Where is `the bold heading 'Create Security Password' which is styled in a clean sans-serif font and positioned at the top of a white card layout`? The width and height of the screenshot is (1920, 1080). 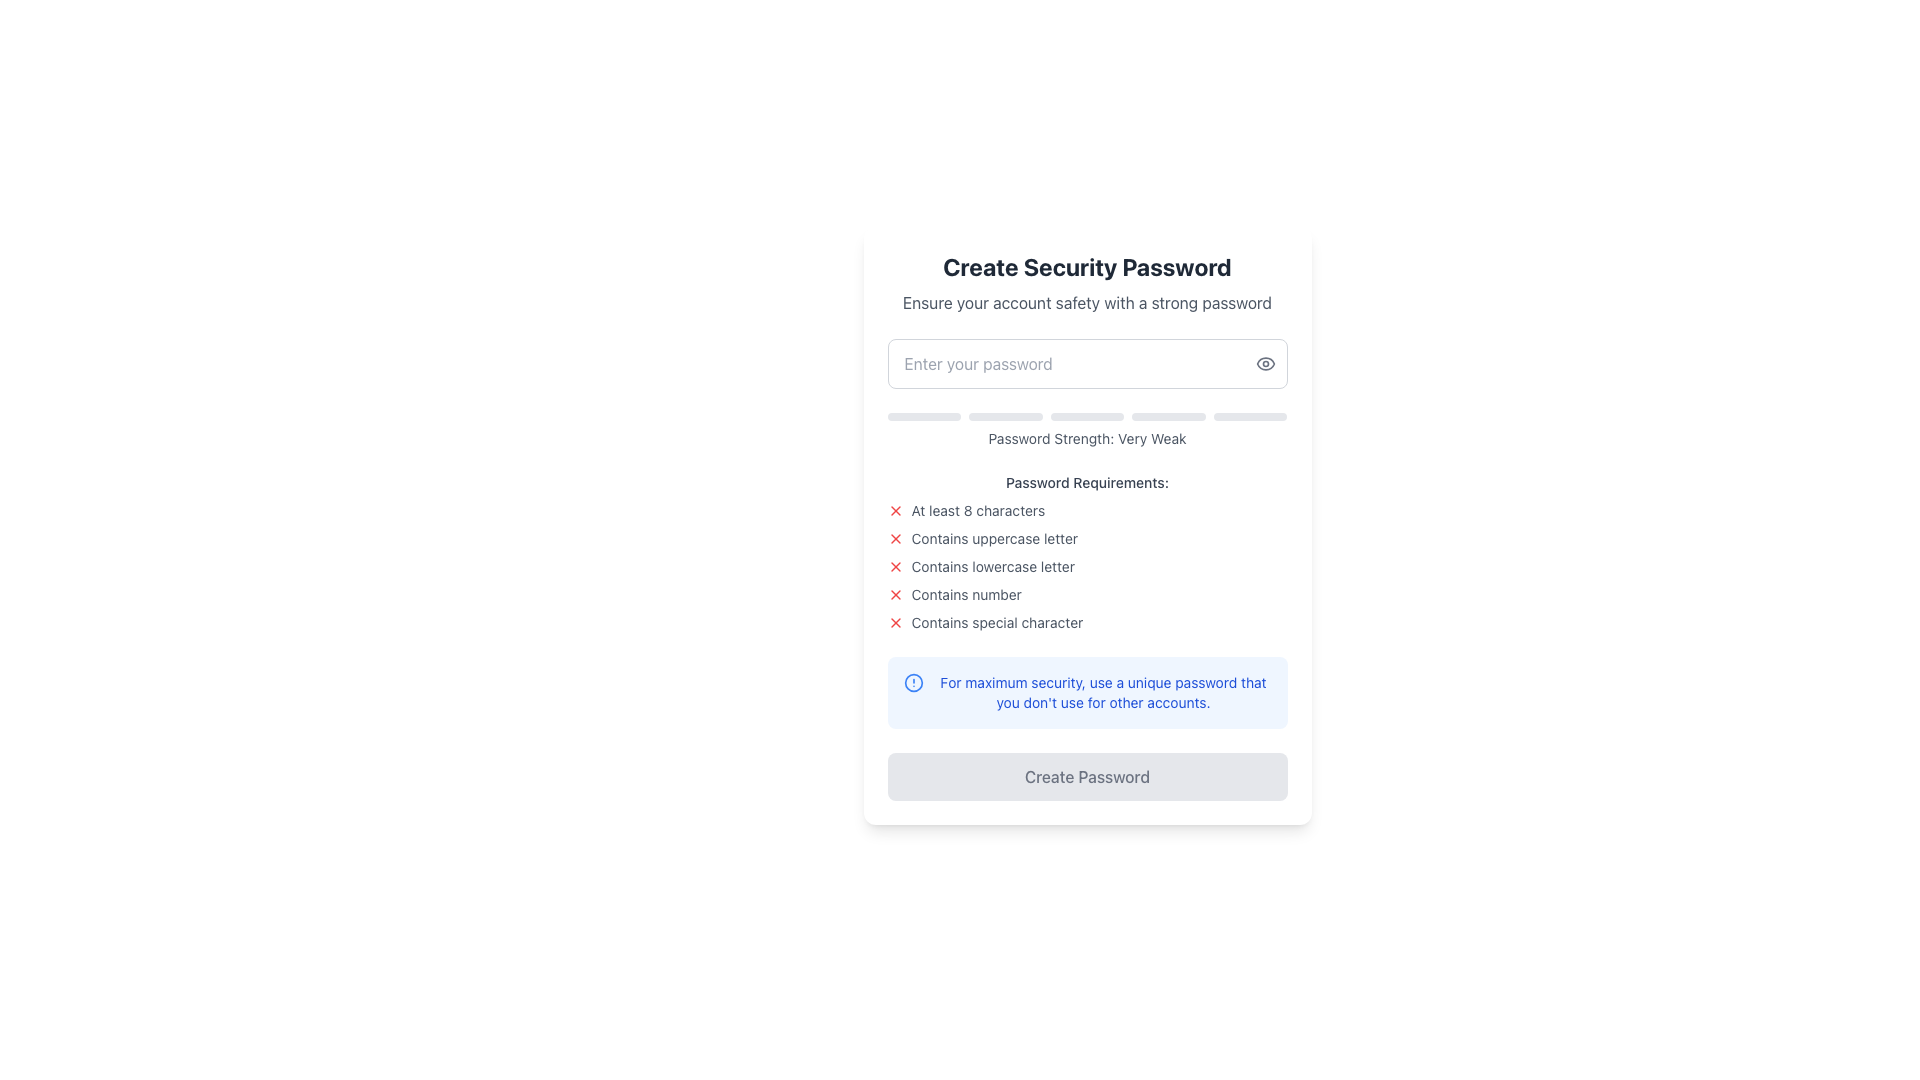 the bold heading 'Create Security Password' which is styled in a clean sans-serif font and positioned at the top of a white card layout is located at coordinates (1086, 265).